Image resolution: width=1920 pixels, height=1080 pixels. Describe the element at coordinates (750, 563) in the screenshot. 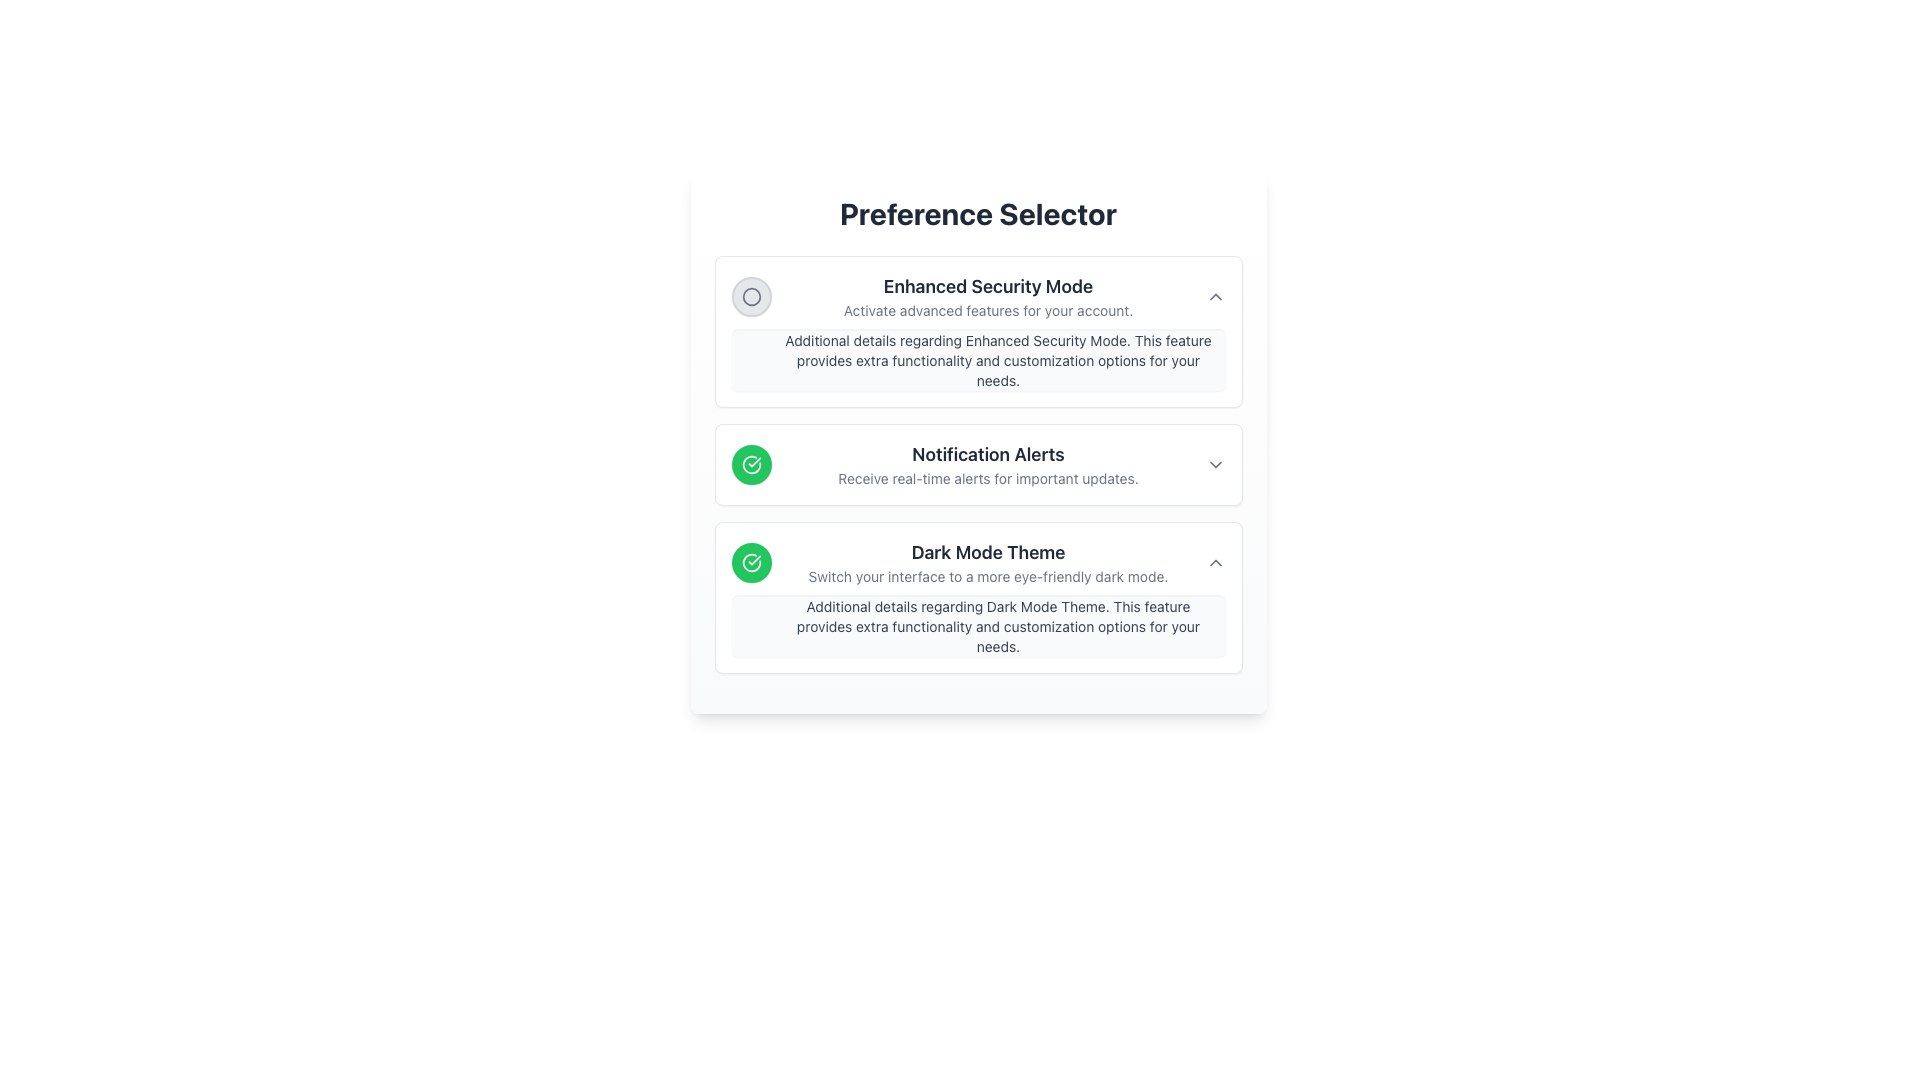

I see `the style or status of the circular green icon with a white check mark, located in the Notification Alerts section, to the left of the descriptive text` at that location.